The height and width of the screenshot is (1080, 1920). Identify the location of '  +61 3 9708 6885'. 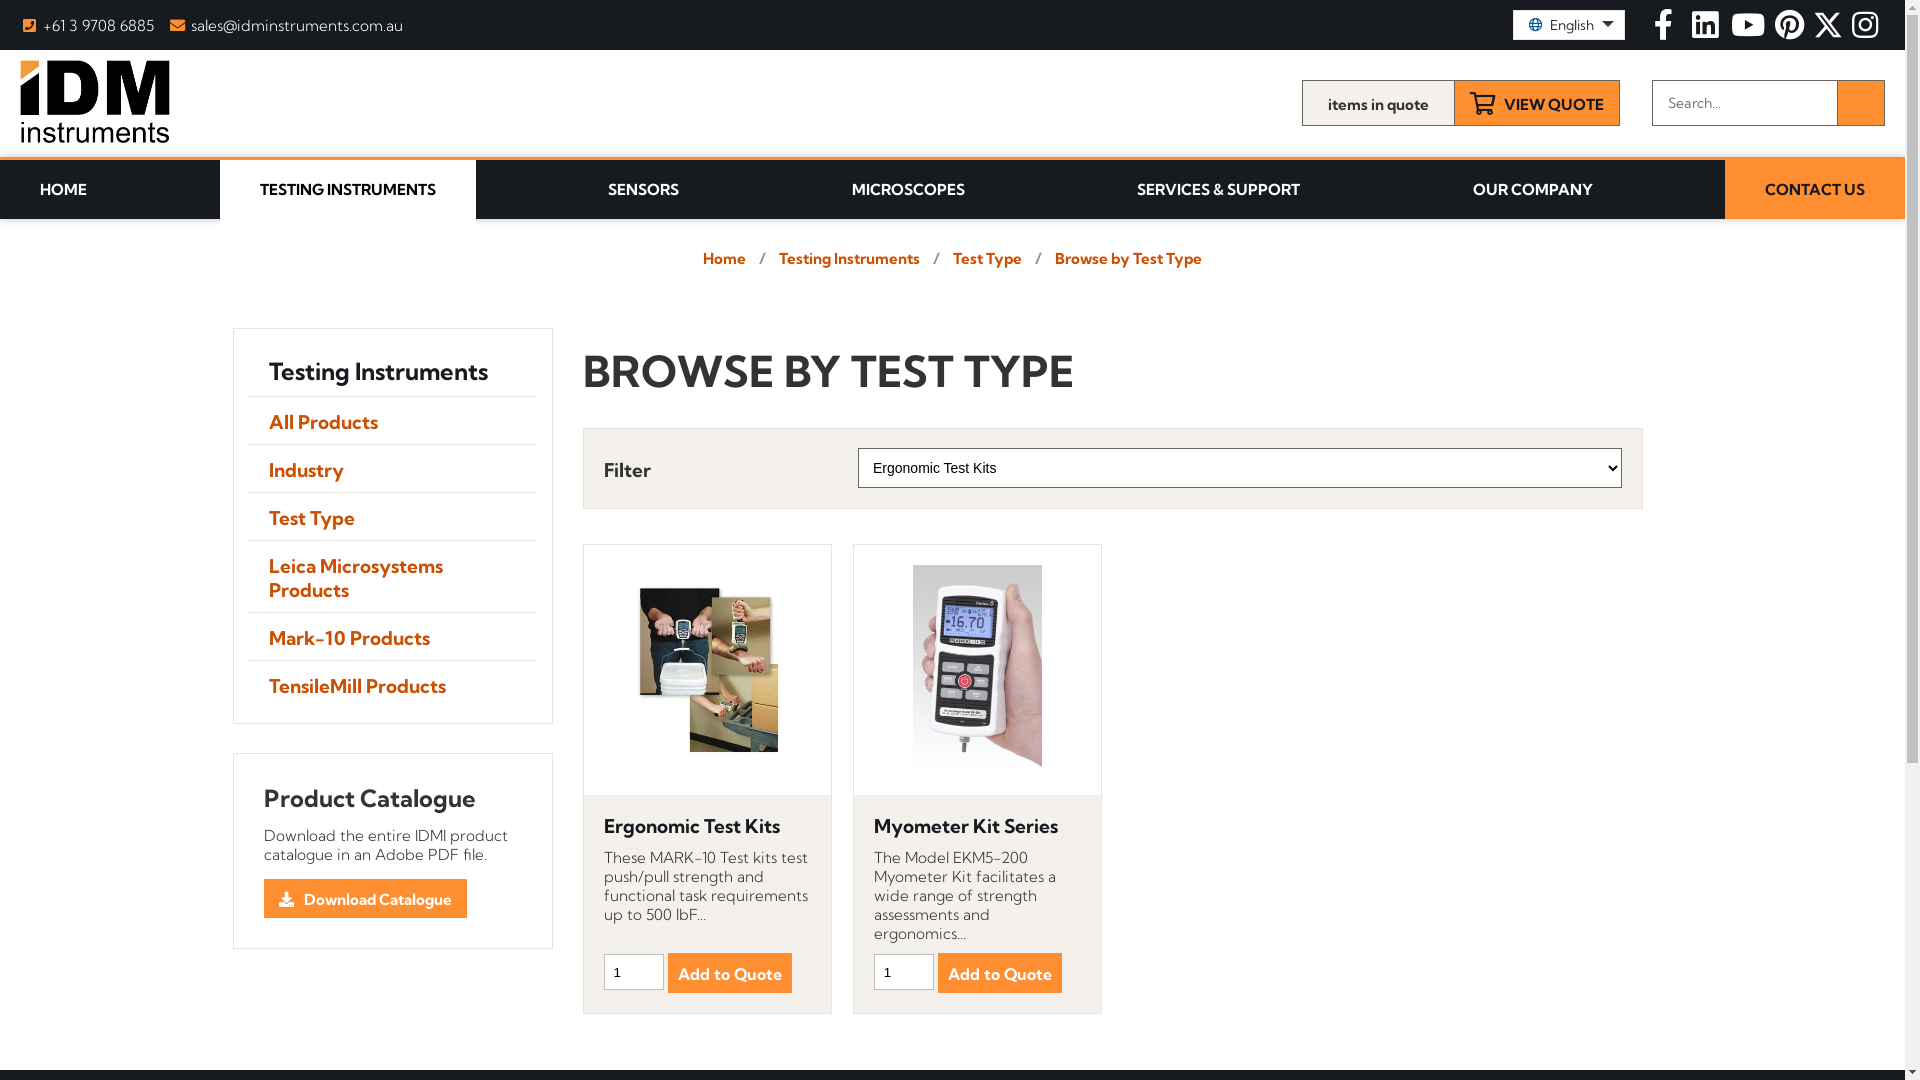
(85, 25).